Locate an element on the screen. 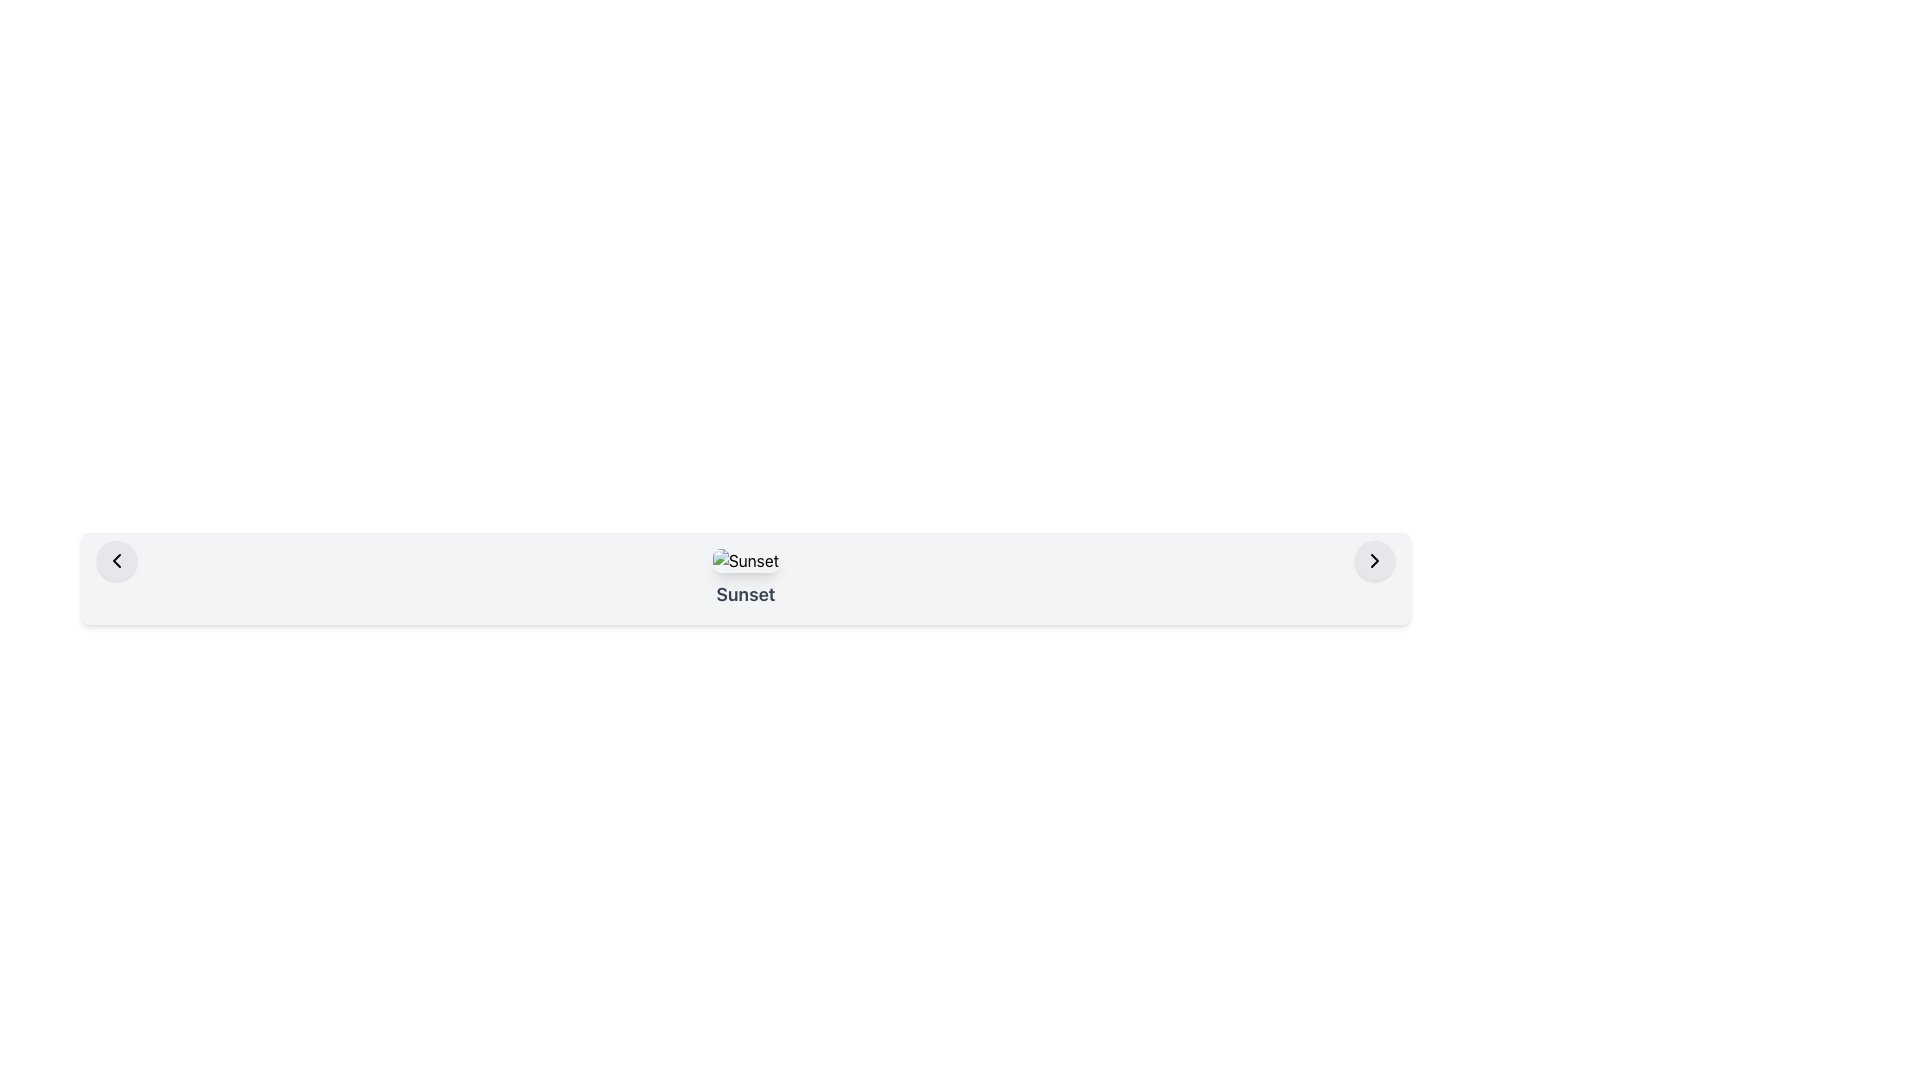 The width and height of the screenshot is (1920, 1080). the circular button on the left end of the white horizontal panel, which has a gray background and a left-pointing chevron icon, to potentially see a tooltip is located at coordinates (115, 560).